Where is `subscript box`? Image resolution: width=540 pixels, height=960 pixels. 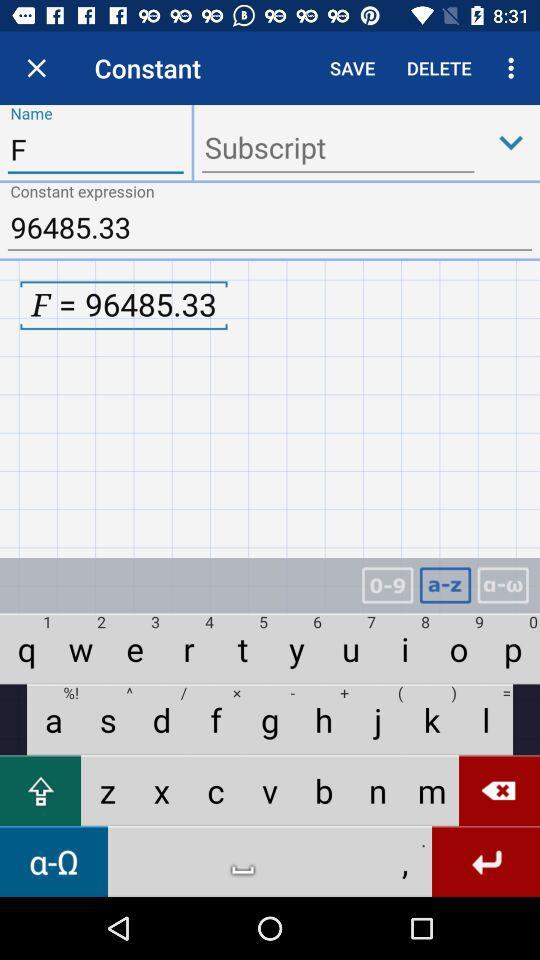 subscript box is located at coordinates (337, 148).